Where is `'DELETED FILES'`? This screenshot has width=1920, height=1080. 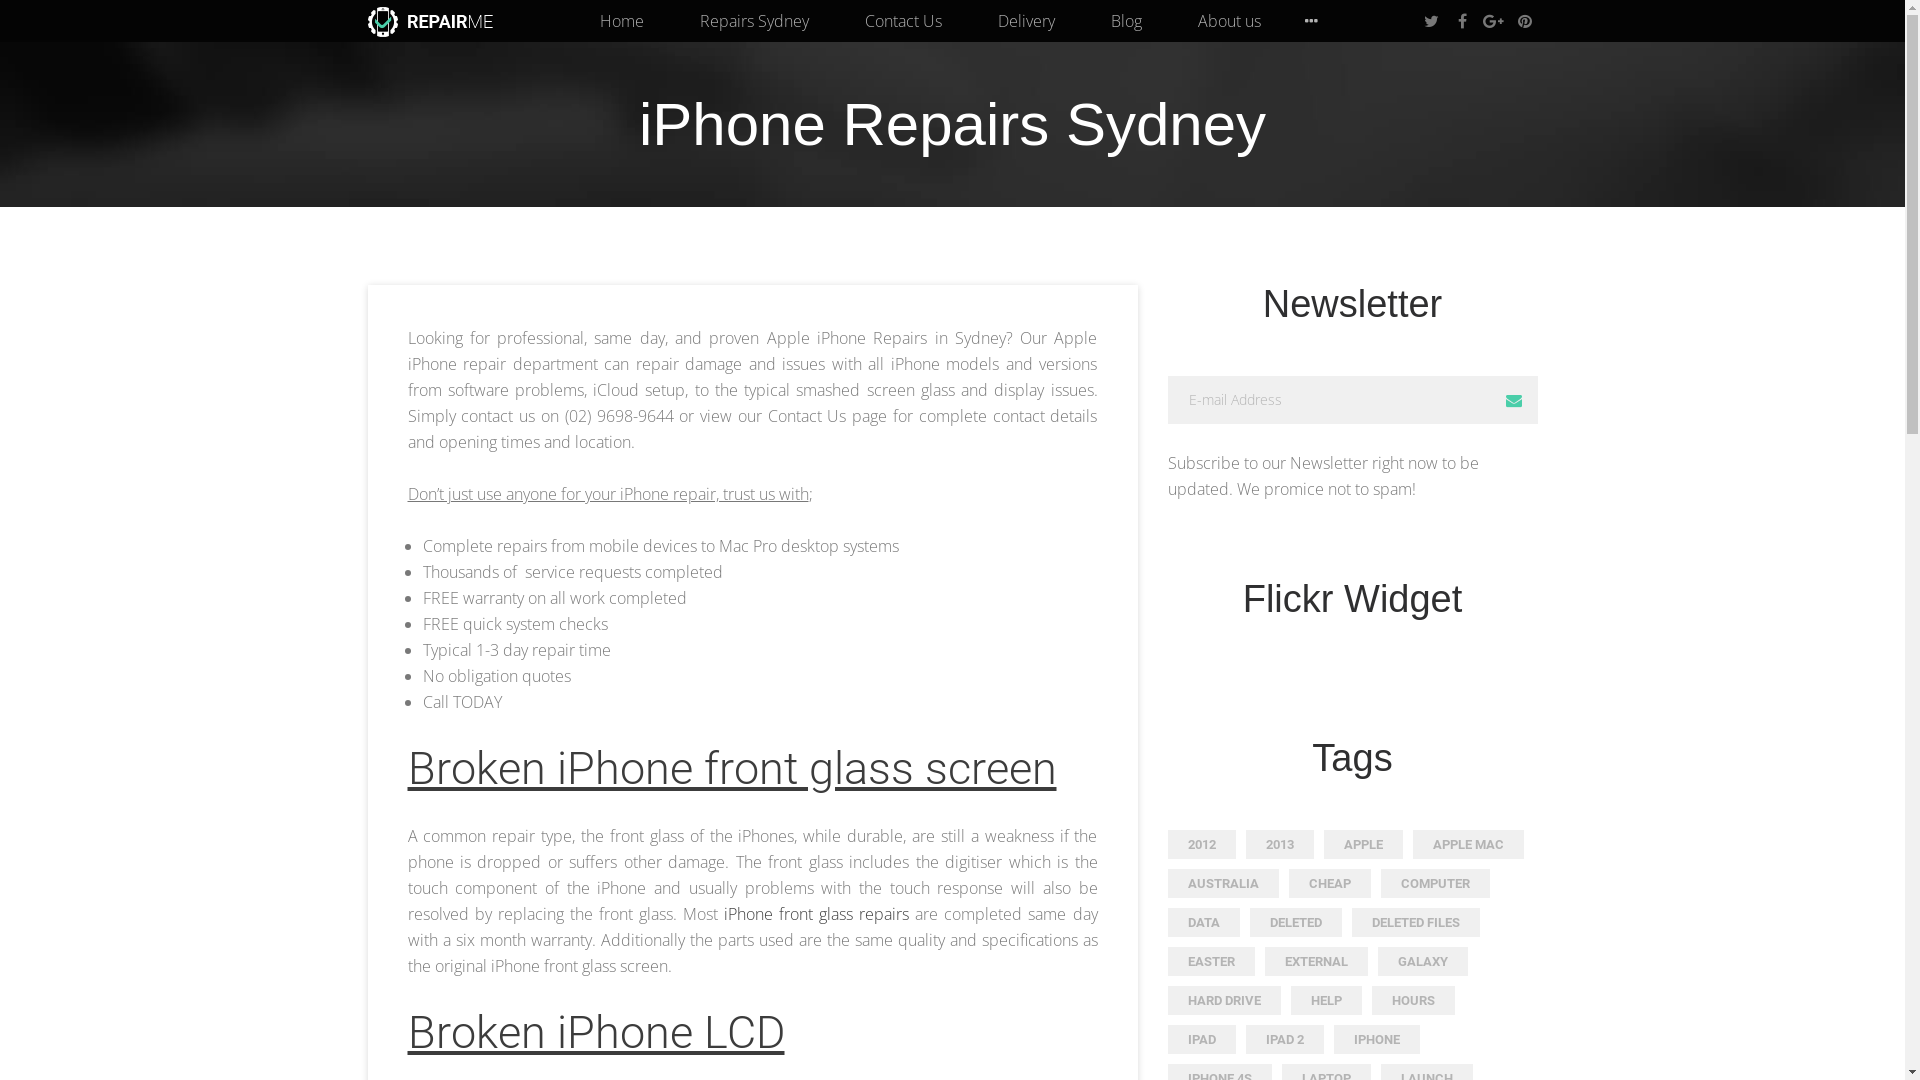 'DELETED FILES' is located at coordinates (1415, 922).